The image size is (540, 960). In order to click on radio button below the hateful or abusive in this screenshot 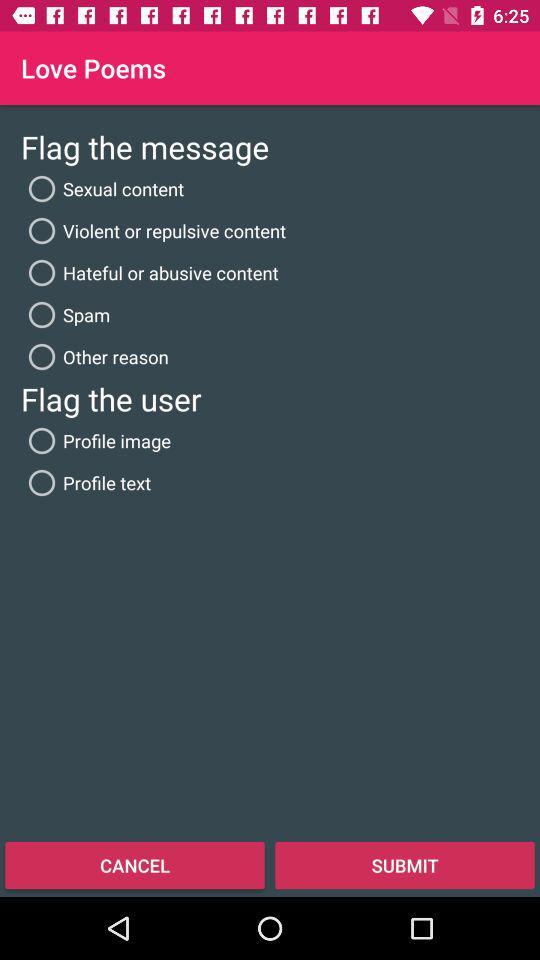, I will do `click(65, 314)`.